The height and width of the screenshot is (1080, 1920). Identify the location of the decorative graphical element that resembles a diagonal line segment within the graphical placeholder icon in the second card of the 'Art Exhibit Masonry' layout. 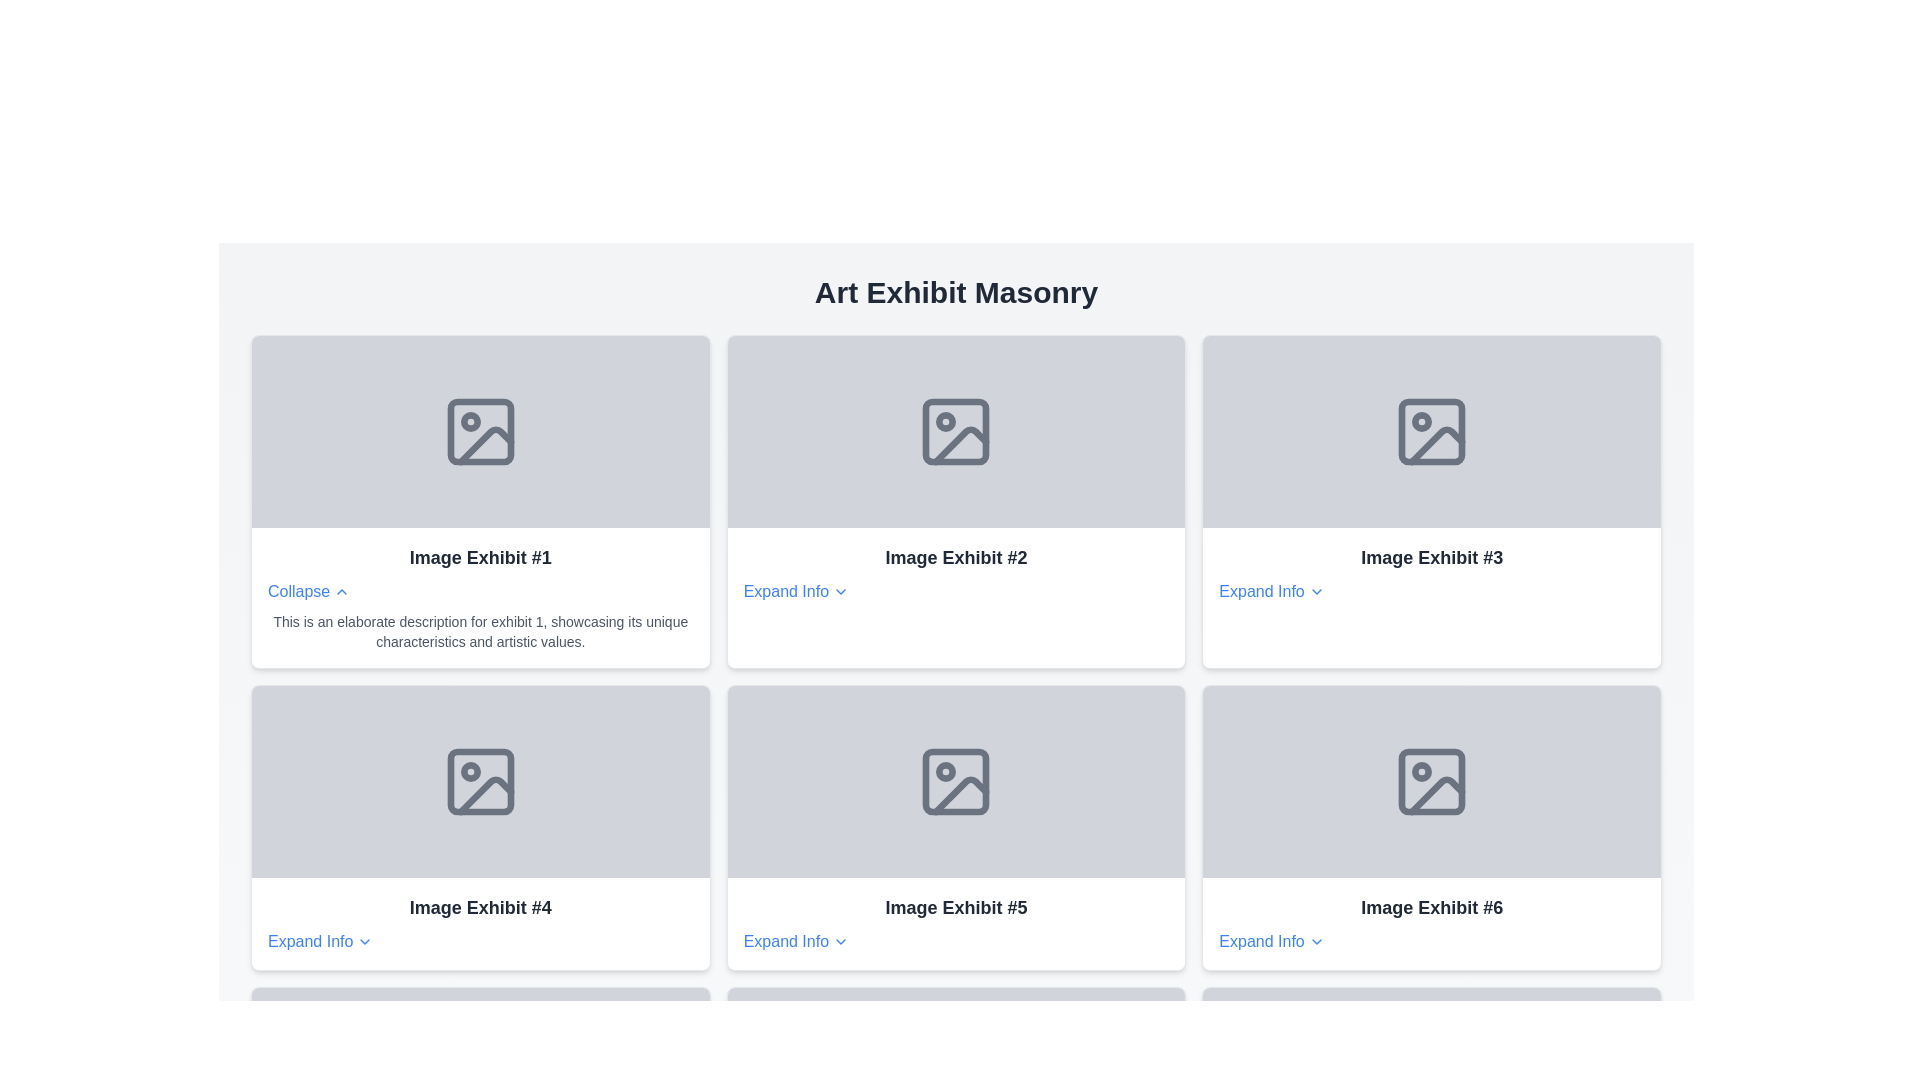
(961, 444).